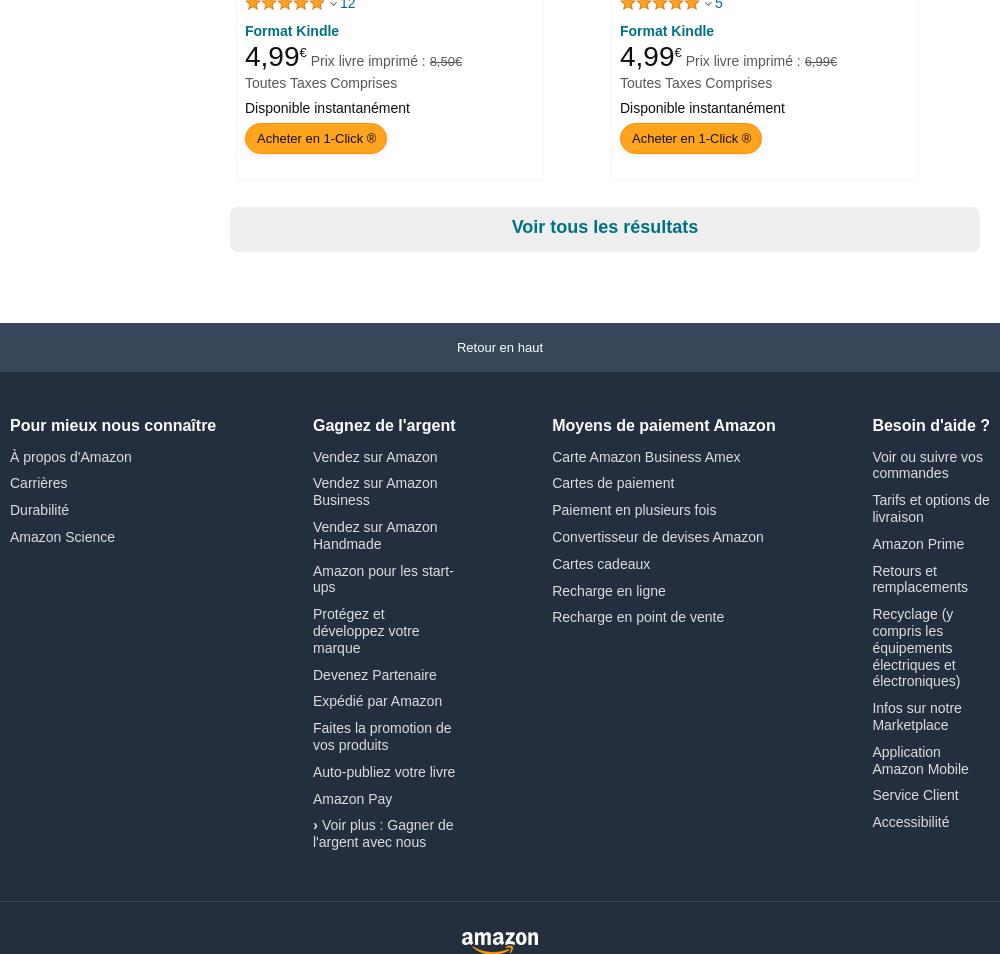 Image resolution: width=1000 pixels, height=954 pixels. I want to click on 'Gagnez de l'argent', so click(383, 424).